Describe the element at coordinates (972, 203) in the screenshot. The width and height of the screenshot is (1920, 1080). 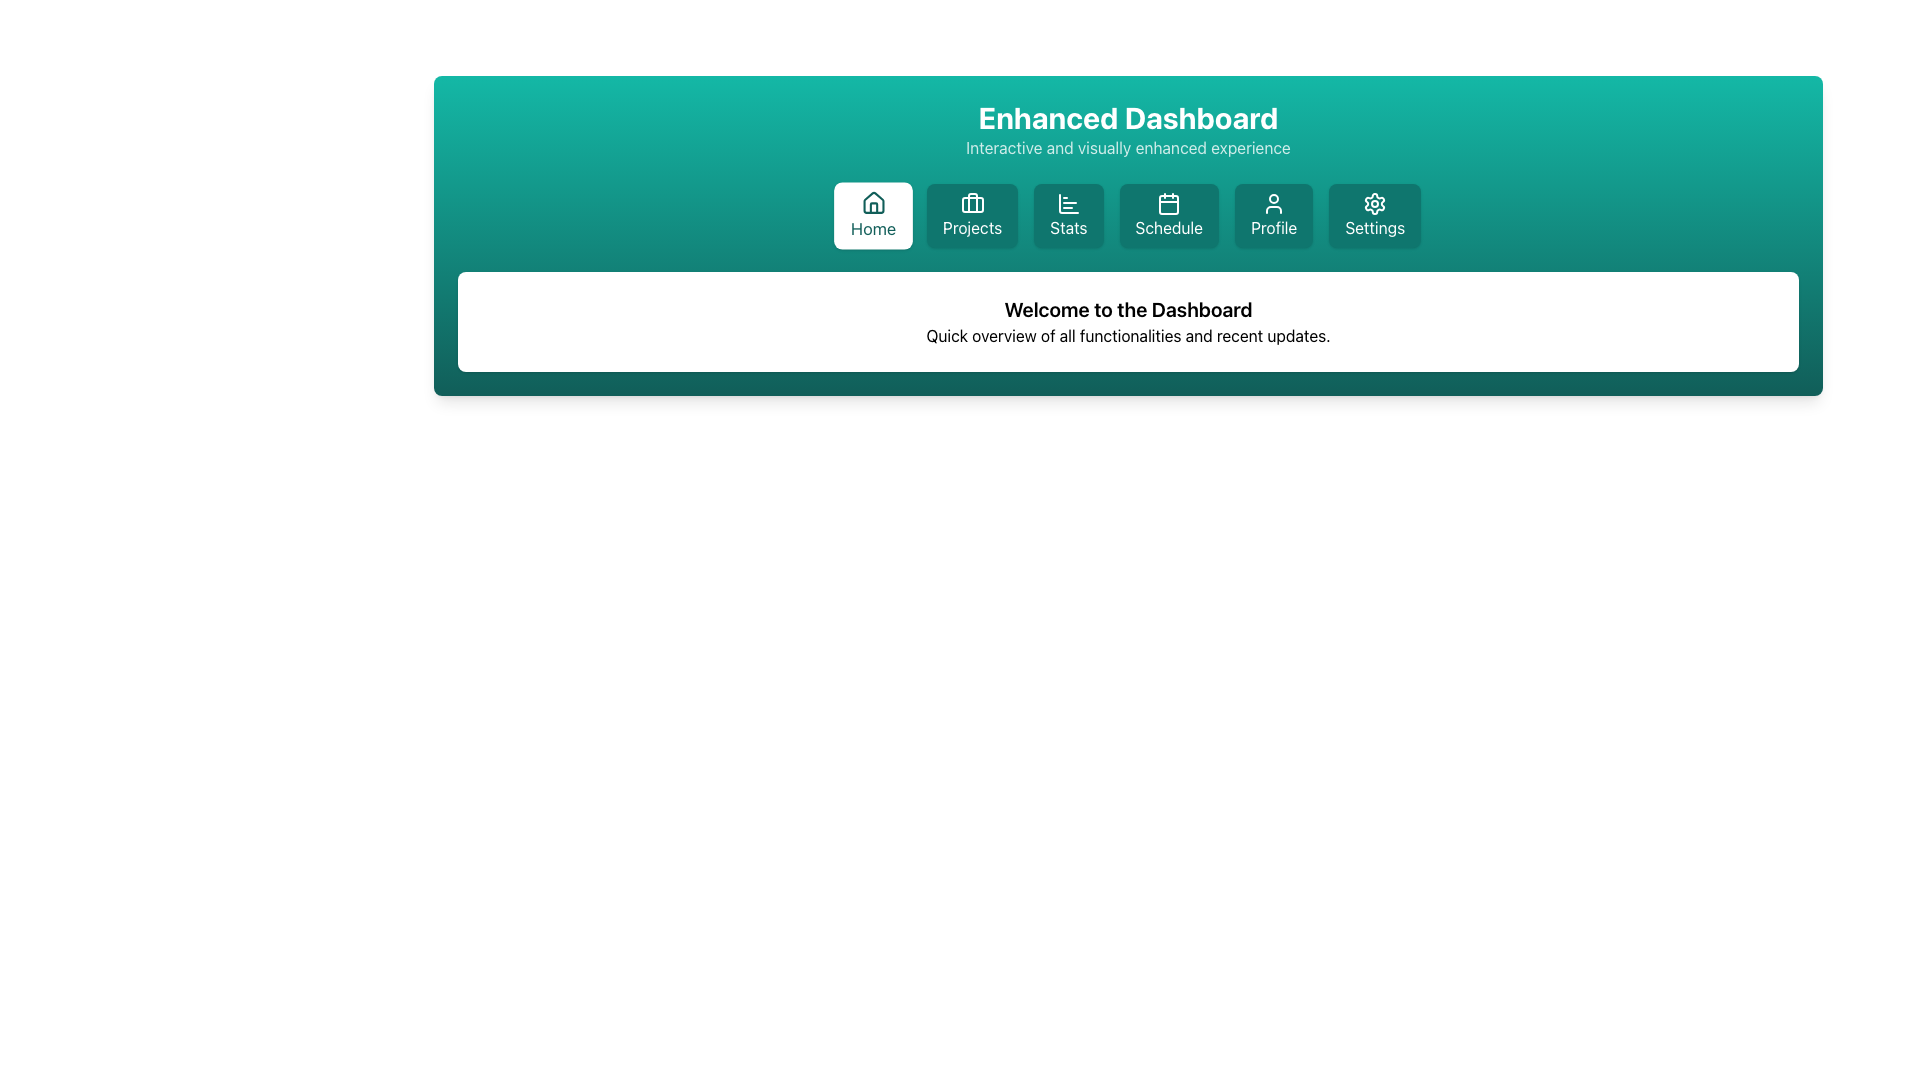
I see `the Projects button which is represented by a briefcase icon located in the navigation bar at the top of the interface, positioned second from the left` at that location.